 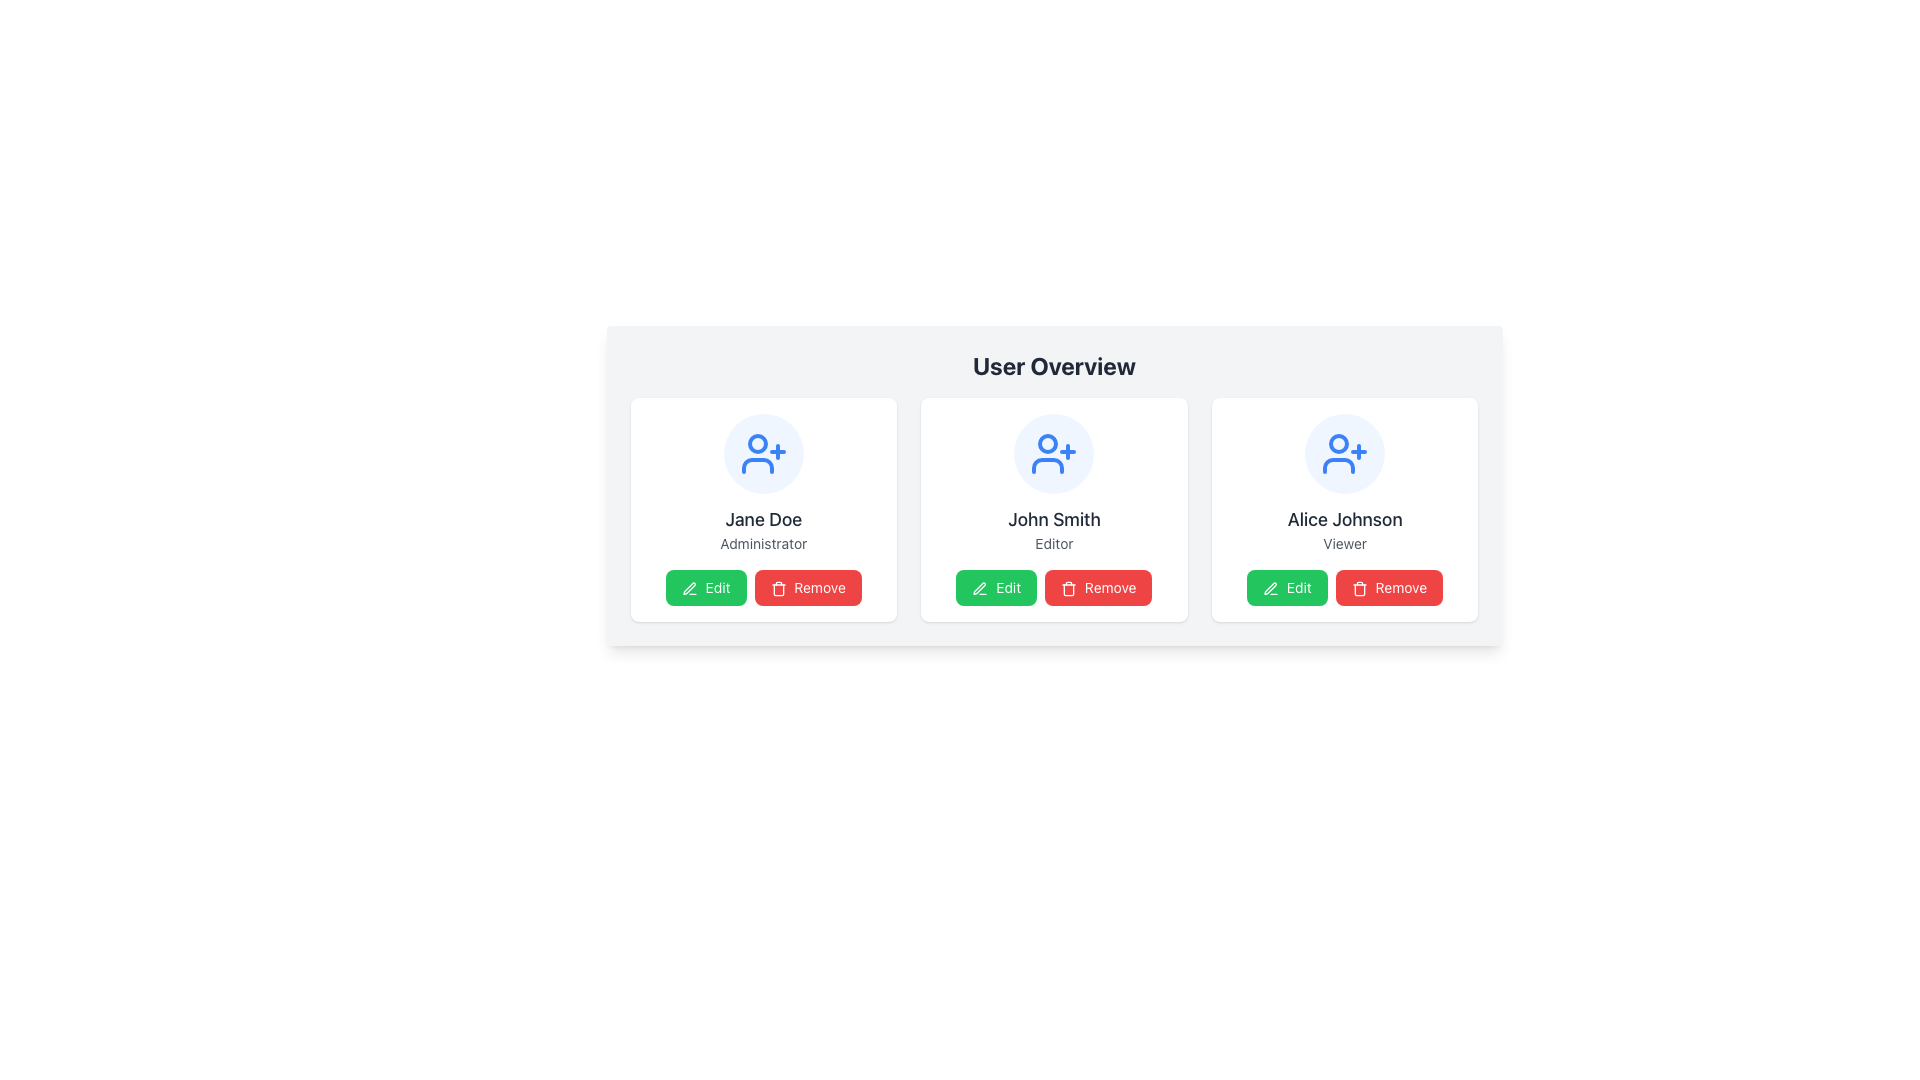 What do you see at coordinates (762, 543) in the screenshot?
I see `the text label indicating the user's role as 'Administrator' within the card for Jane Doe` at bounding box center [762, 543].